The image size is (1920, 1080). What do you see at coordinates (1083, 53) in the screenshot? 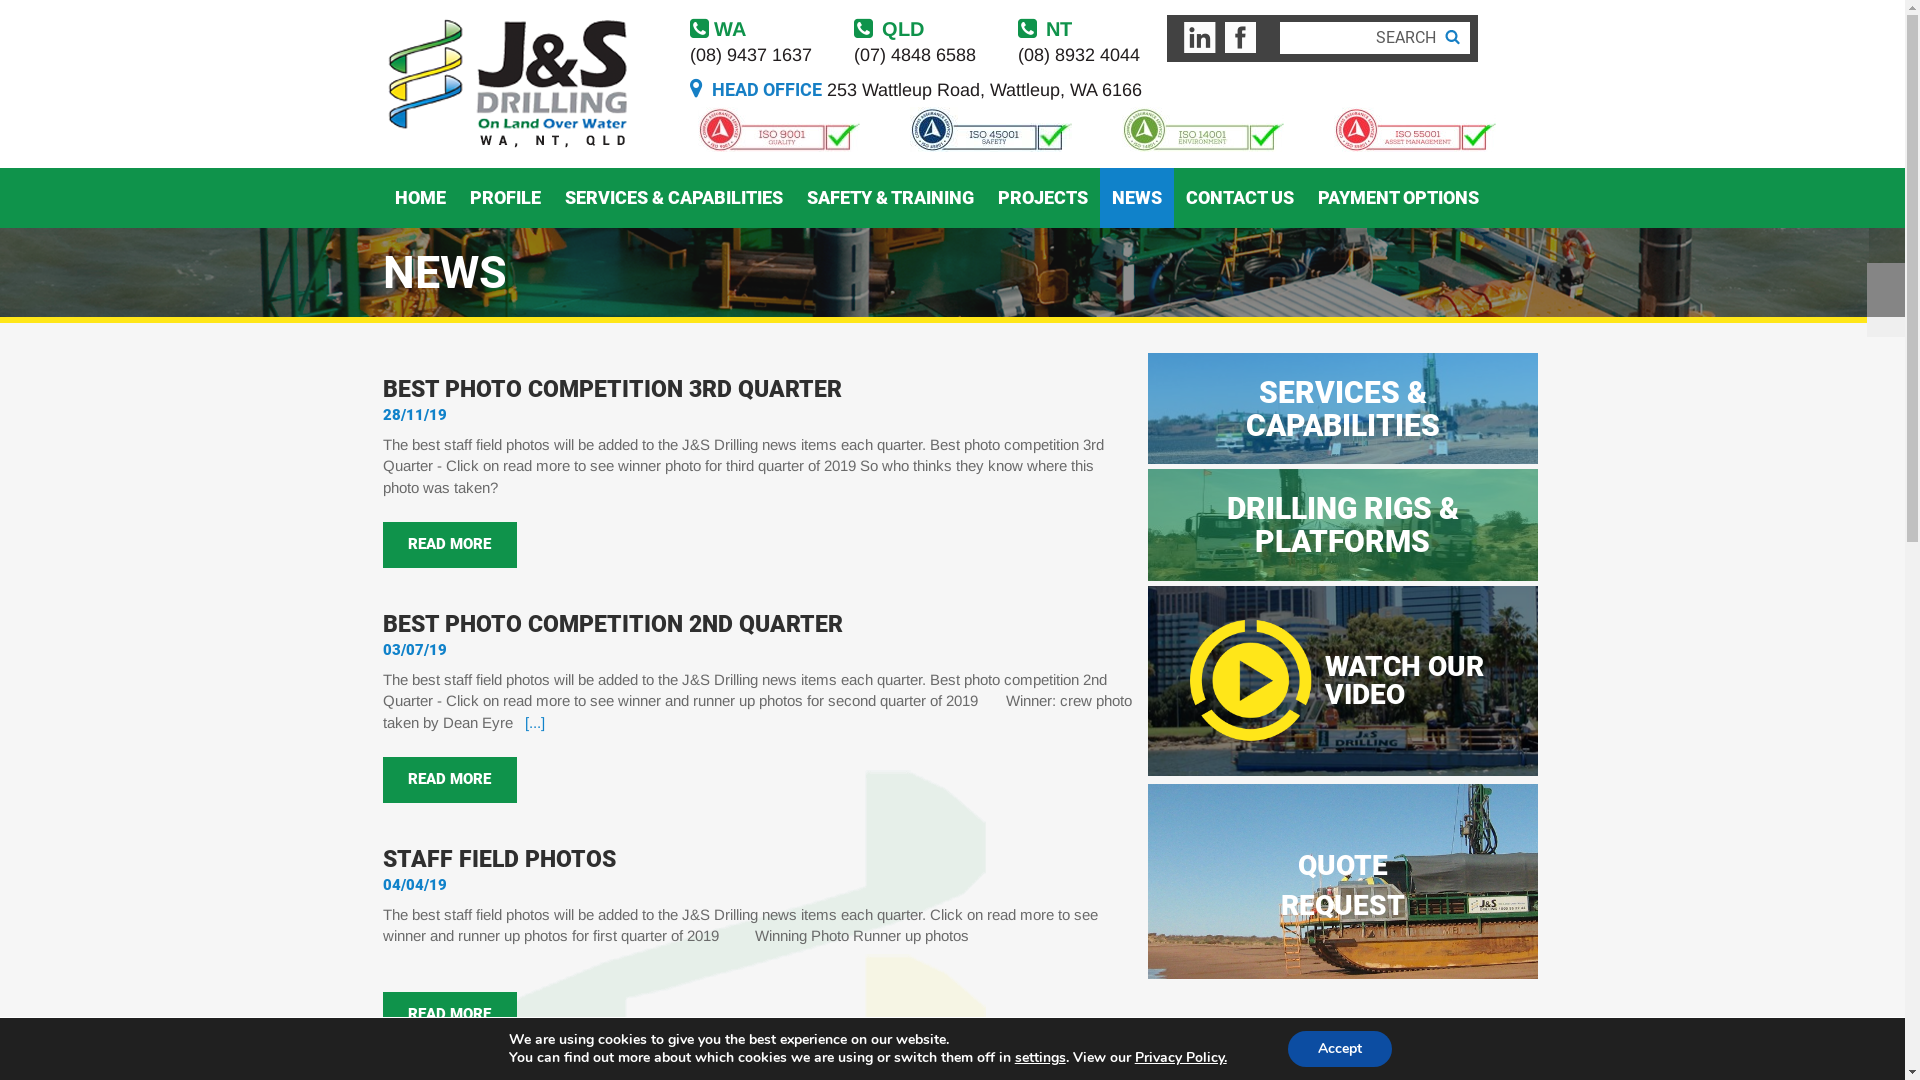
I see `'(08) 8932 4044'` at bounding box center [1083, 53].